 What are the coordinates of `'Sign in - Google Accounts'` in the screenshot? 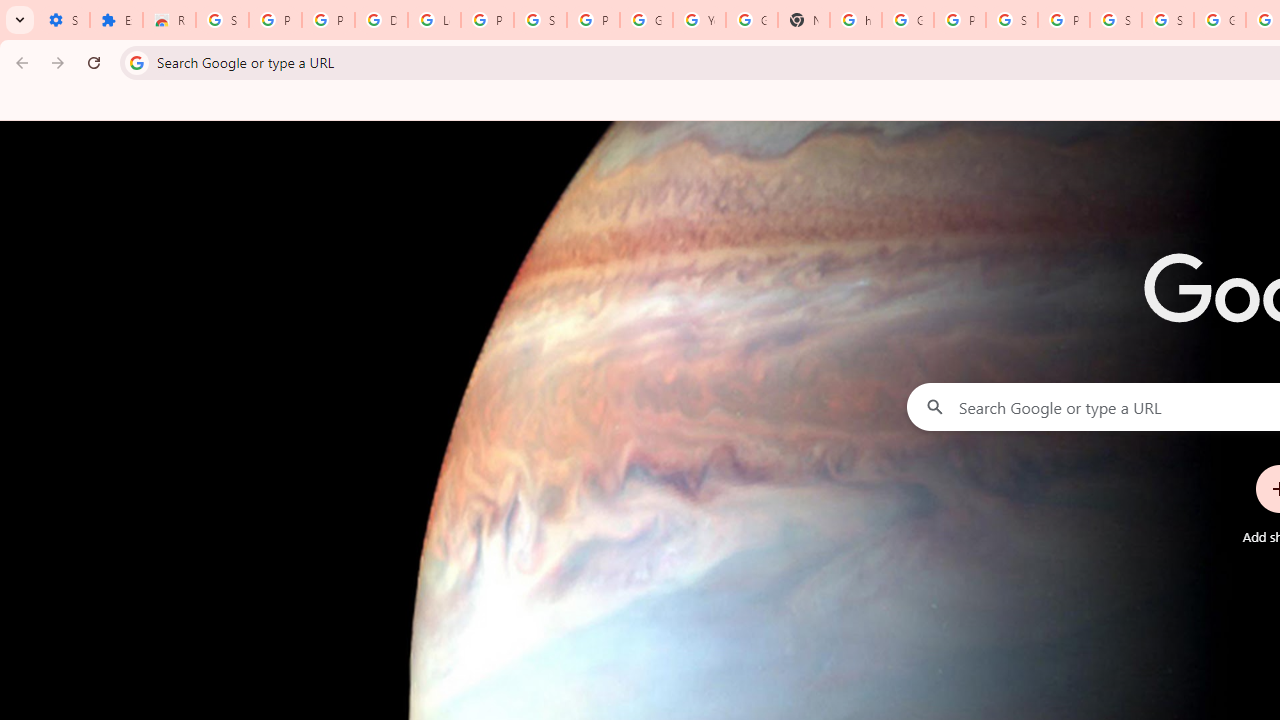 It's located at (1115, 20).